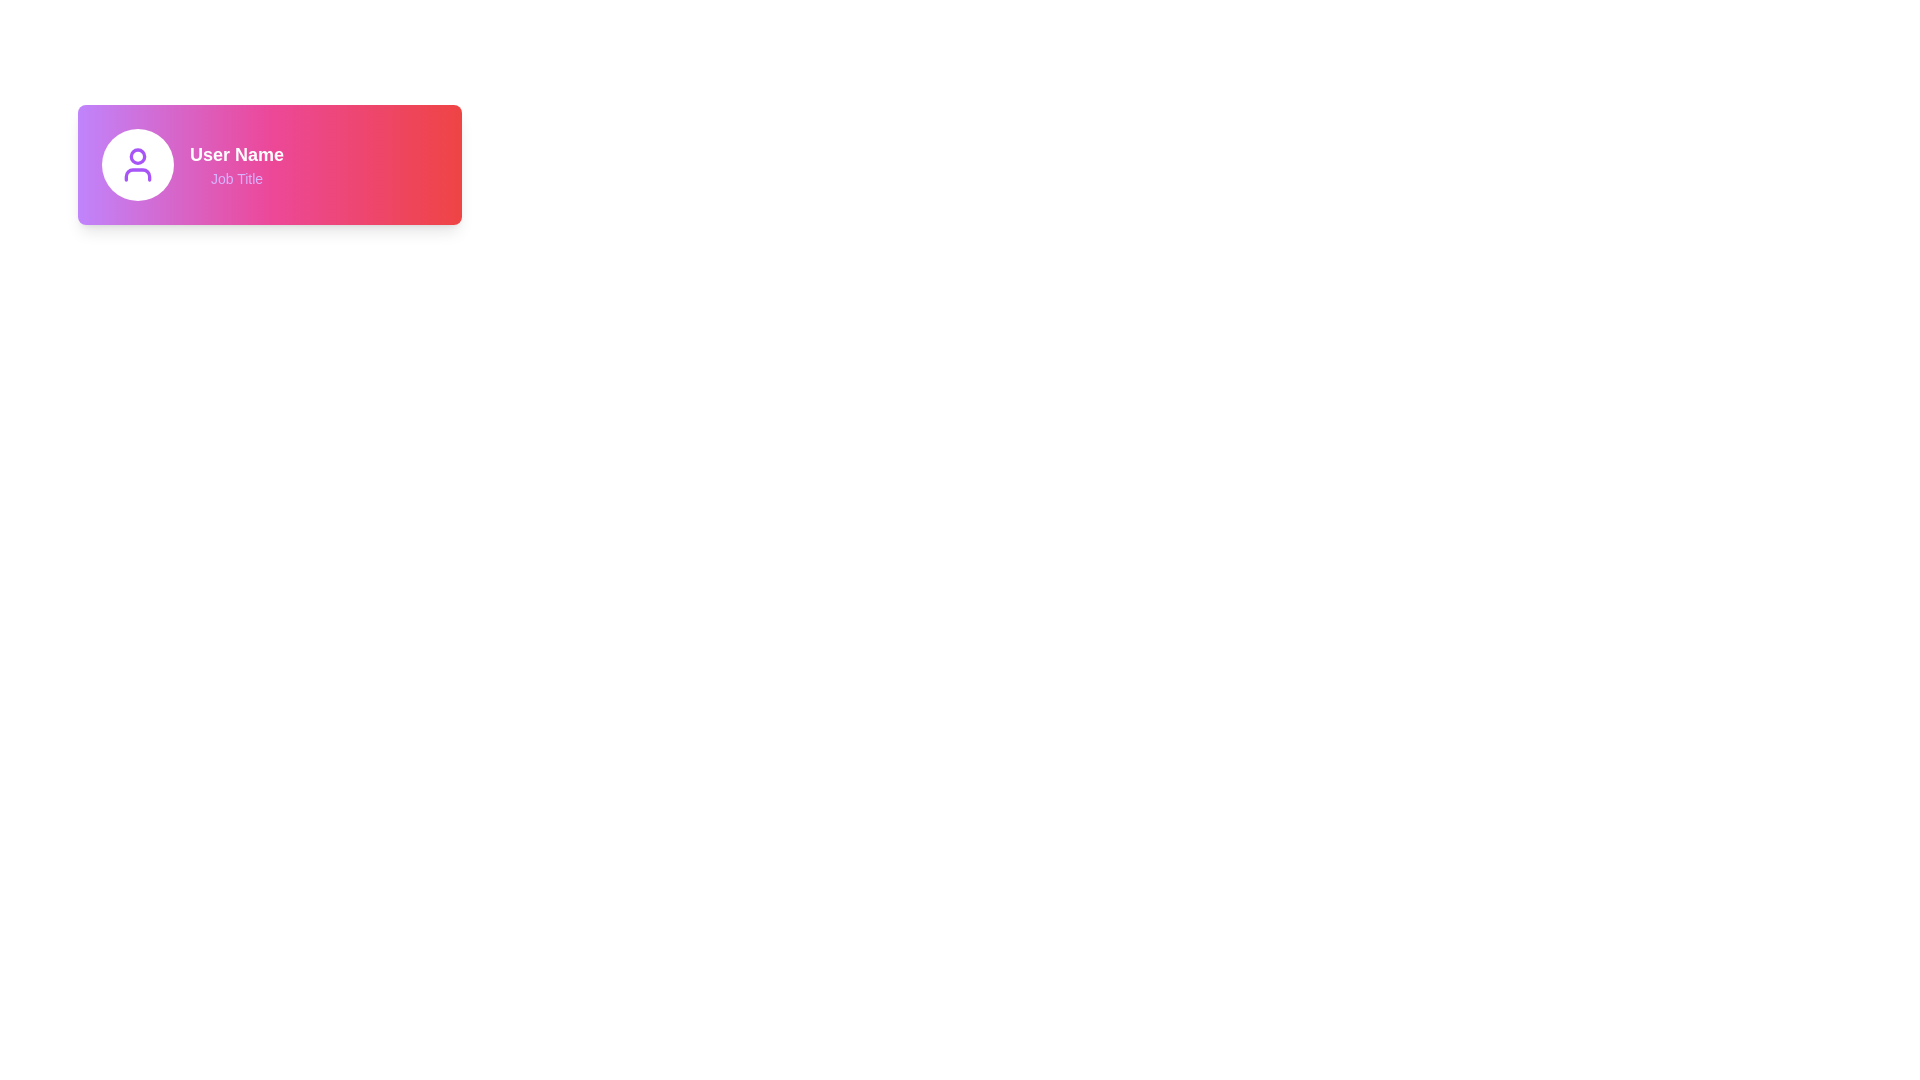 Image resolution: width=1920 pixels, height=1080 pixels. Describe the element at coordinates (137, 173) in the screenshot. I see `the semicircular arc located in the lower portion of the circular user avatar icon, which is centered within the icon` at that location.